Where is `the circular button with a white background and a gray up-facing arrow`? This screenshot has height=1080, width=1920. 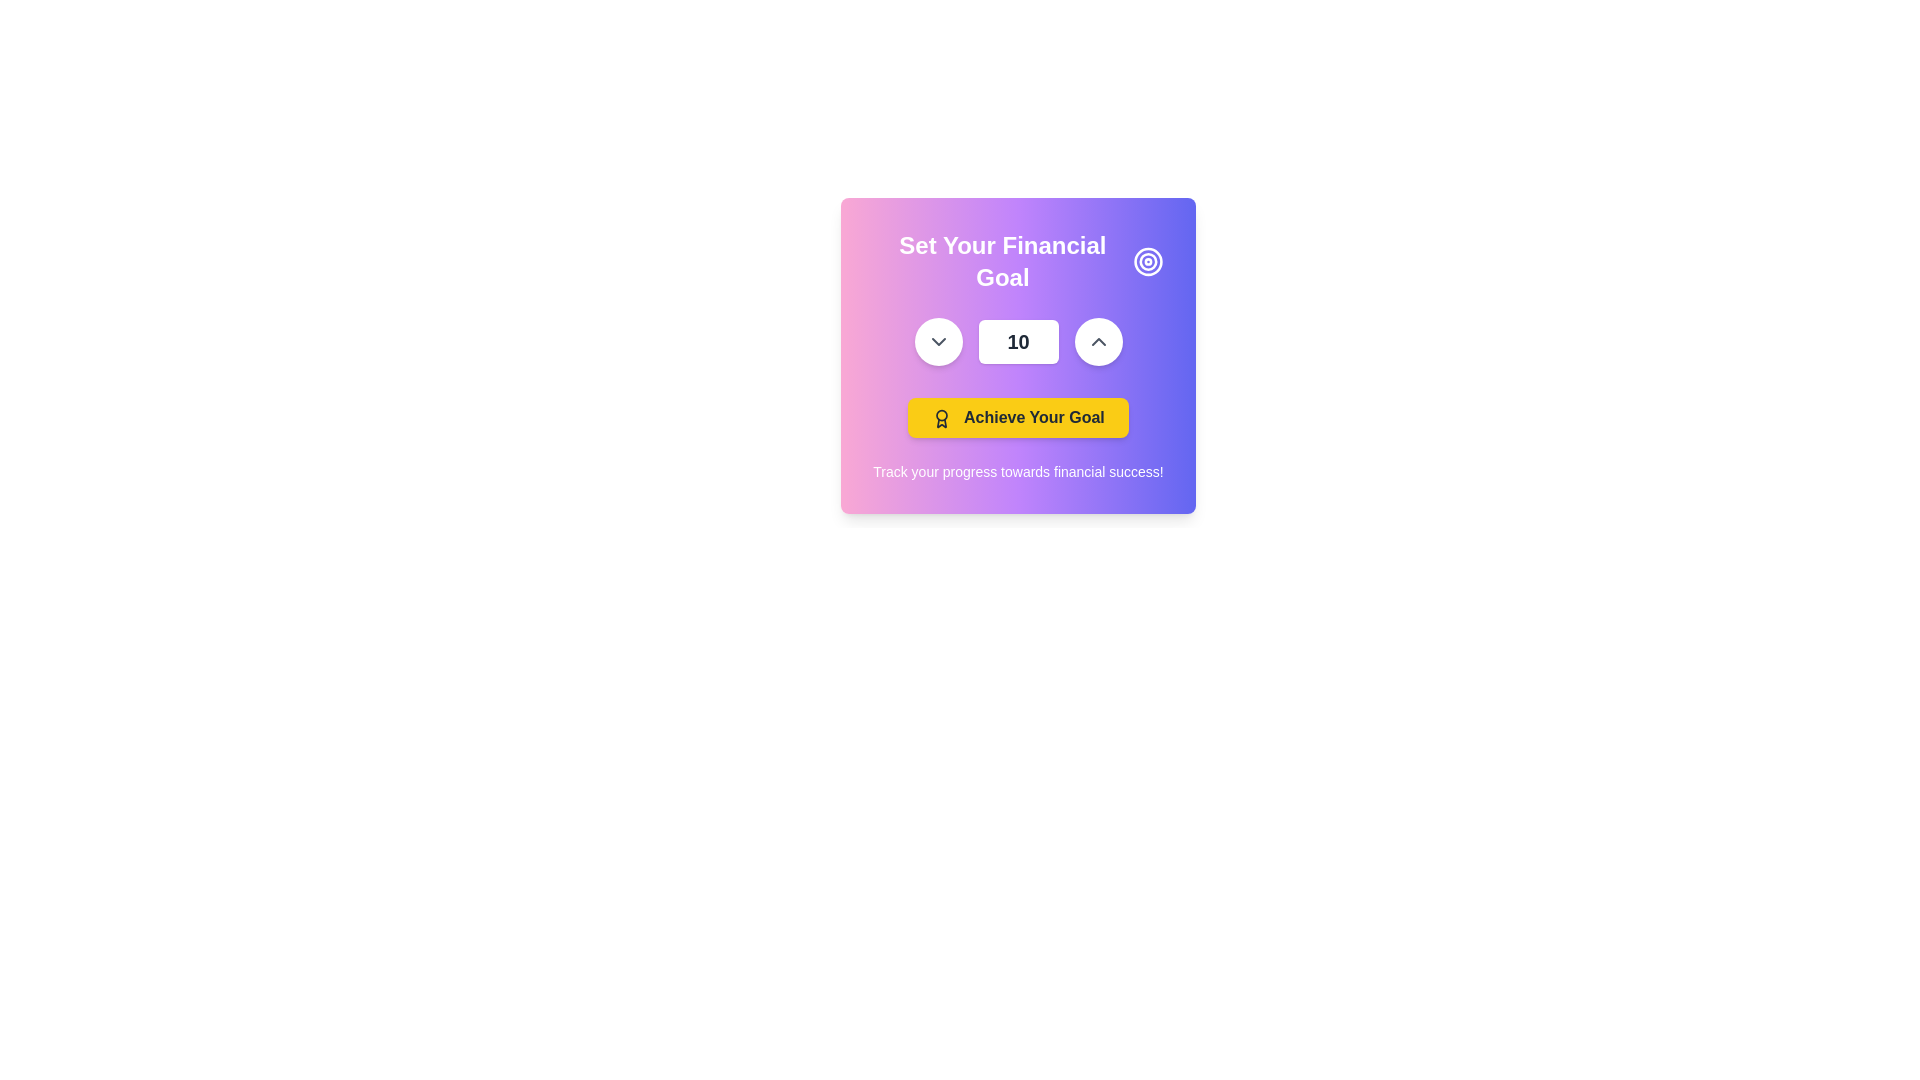
the circular button with a white background and a gray up-facing arrow is located at coordinates (1097, 341).